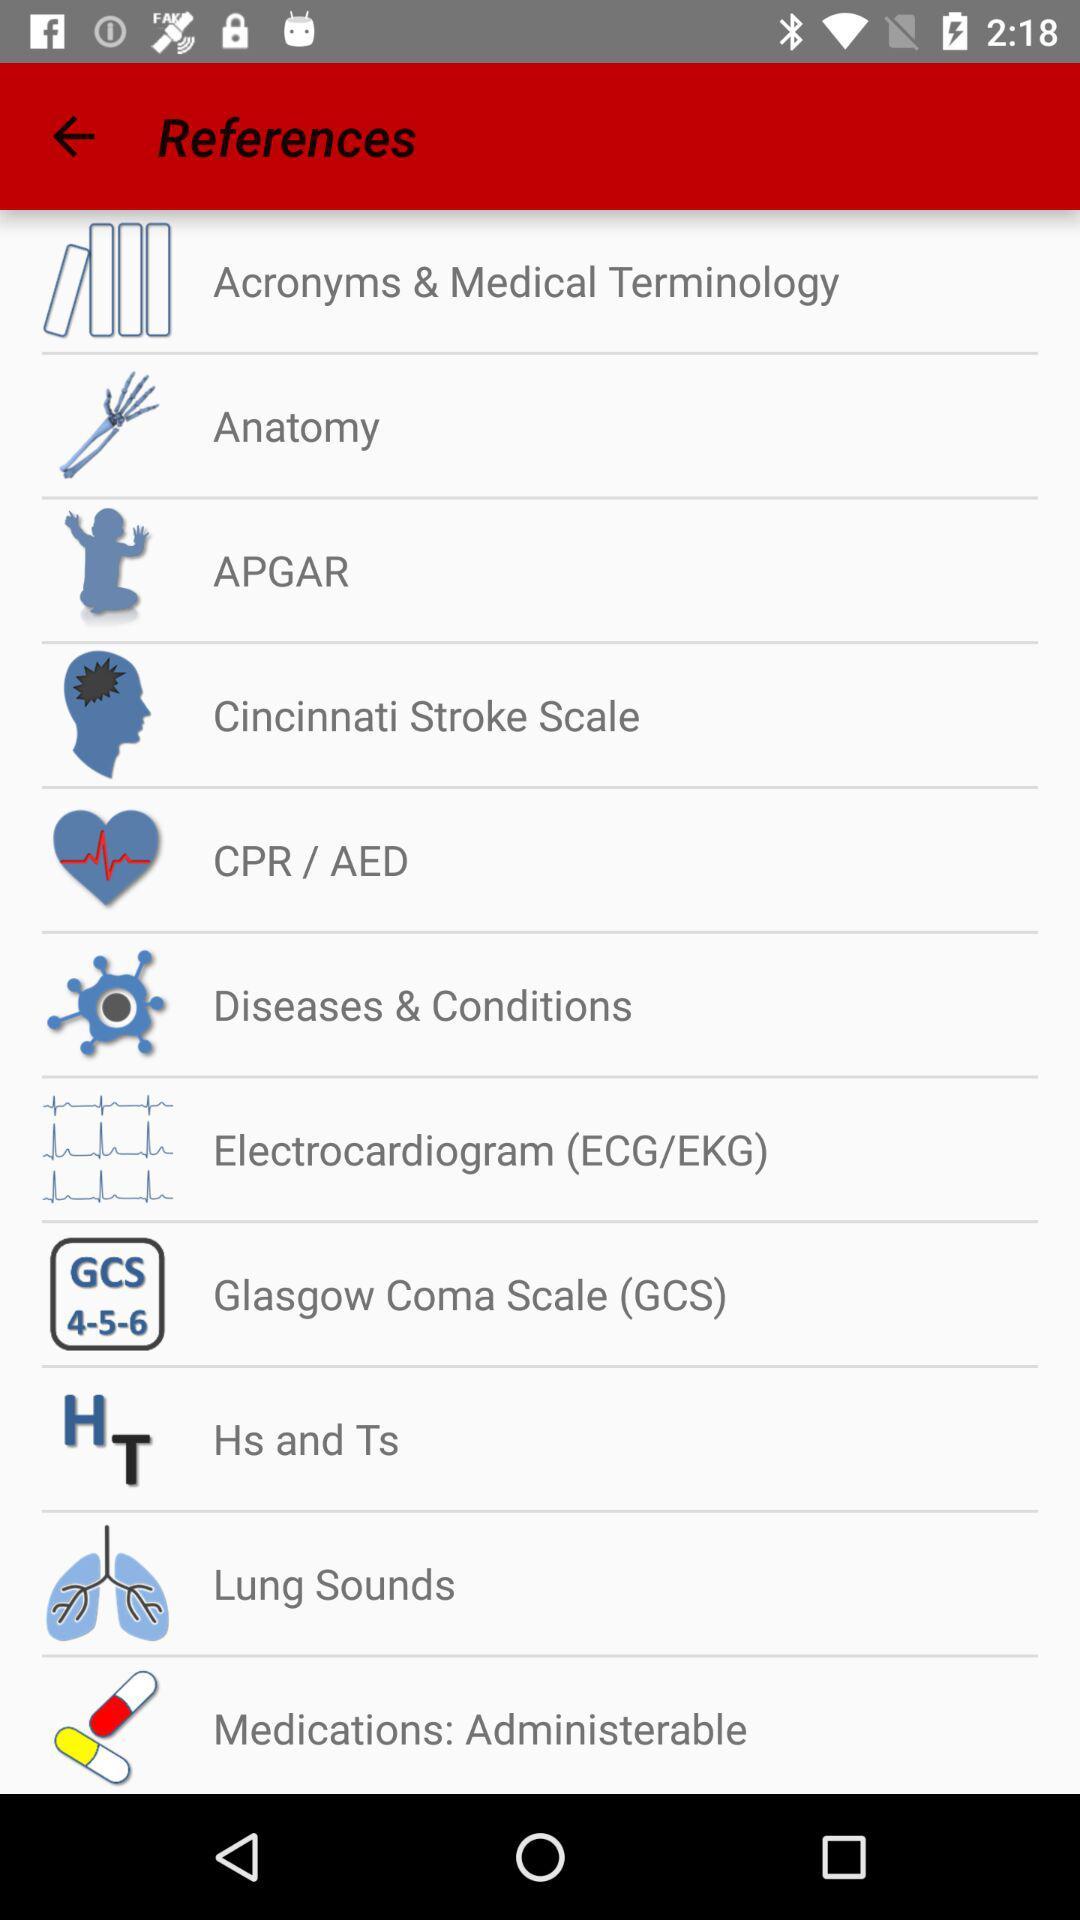  What do you see at coordinates (470, 1149) in the screenshot?
I see `the electrocardiogram (ecg/ekg)` at bounding box center [470, 1149].